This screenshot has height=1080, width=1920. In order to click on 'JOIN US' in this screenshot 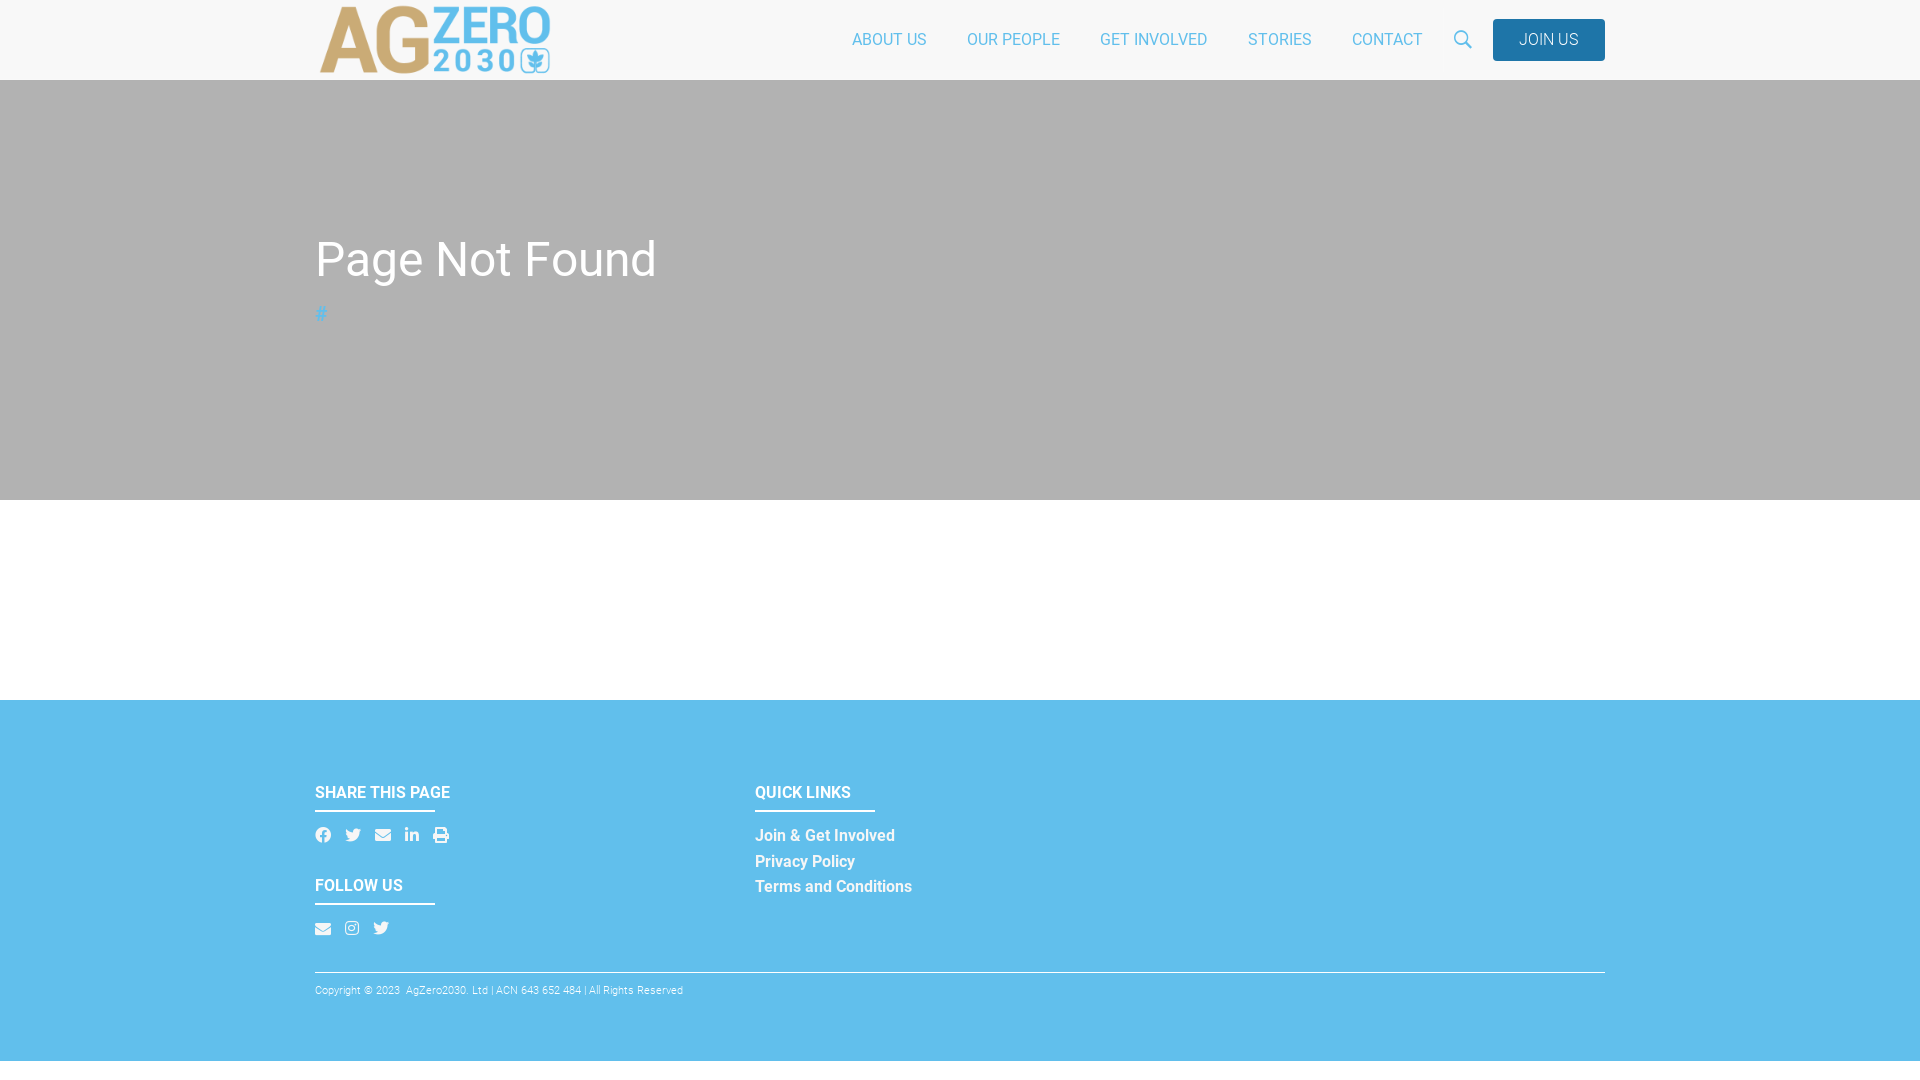, I will do `click(1548, 39)`.